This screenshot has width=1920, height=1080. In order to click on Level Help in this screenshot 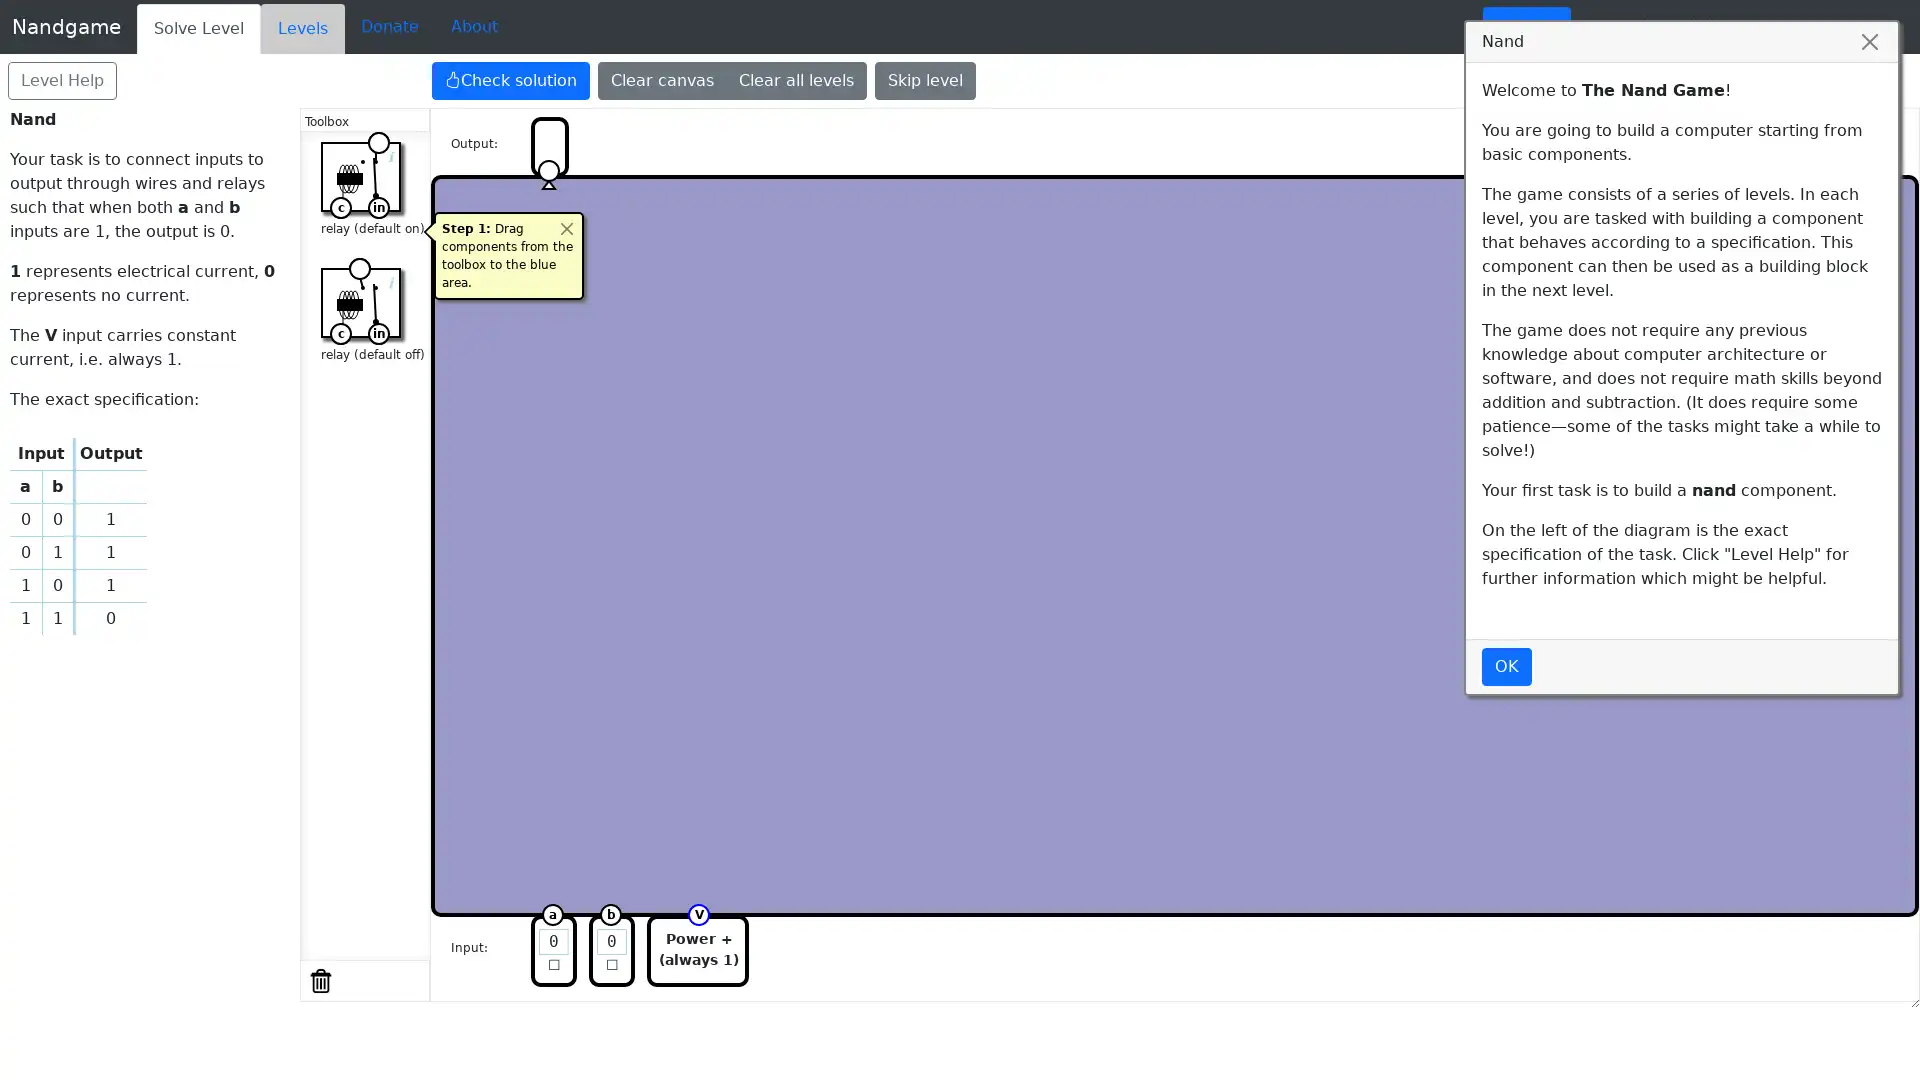, I will do `click(62, 80)`.